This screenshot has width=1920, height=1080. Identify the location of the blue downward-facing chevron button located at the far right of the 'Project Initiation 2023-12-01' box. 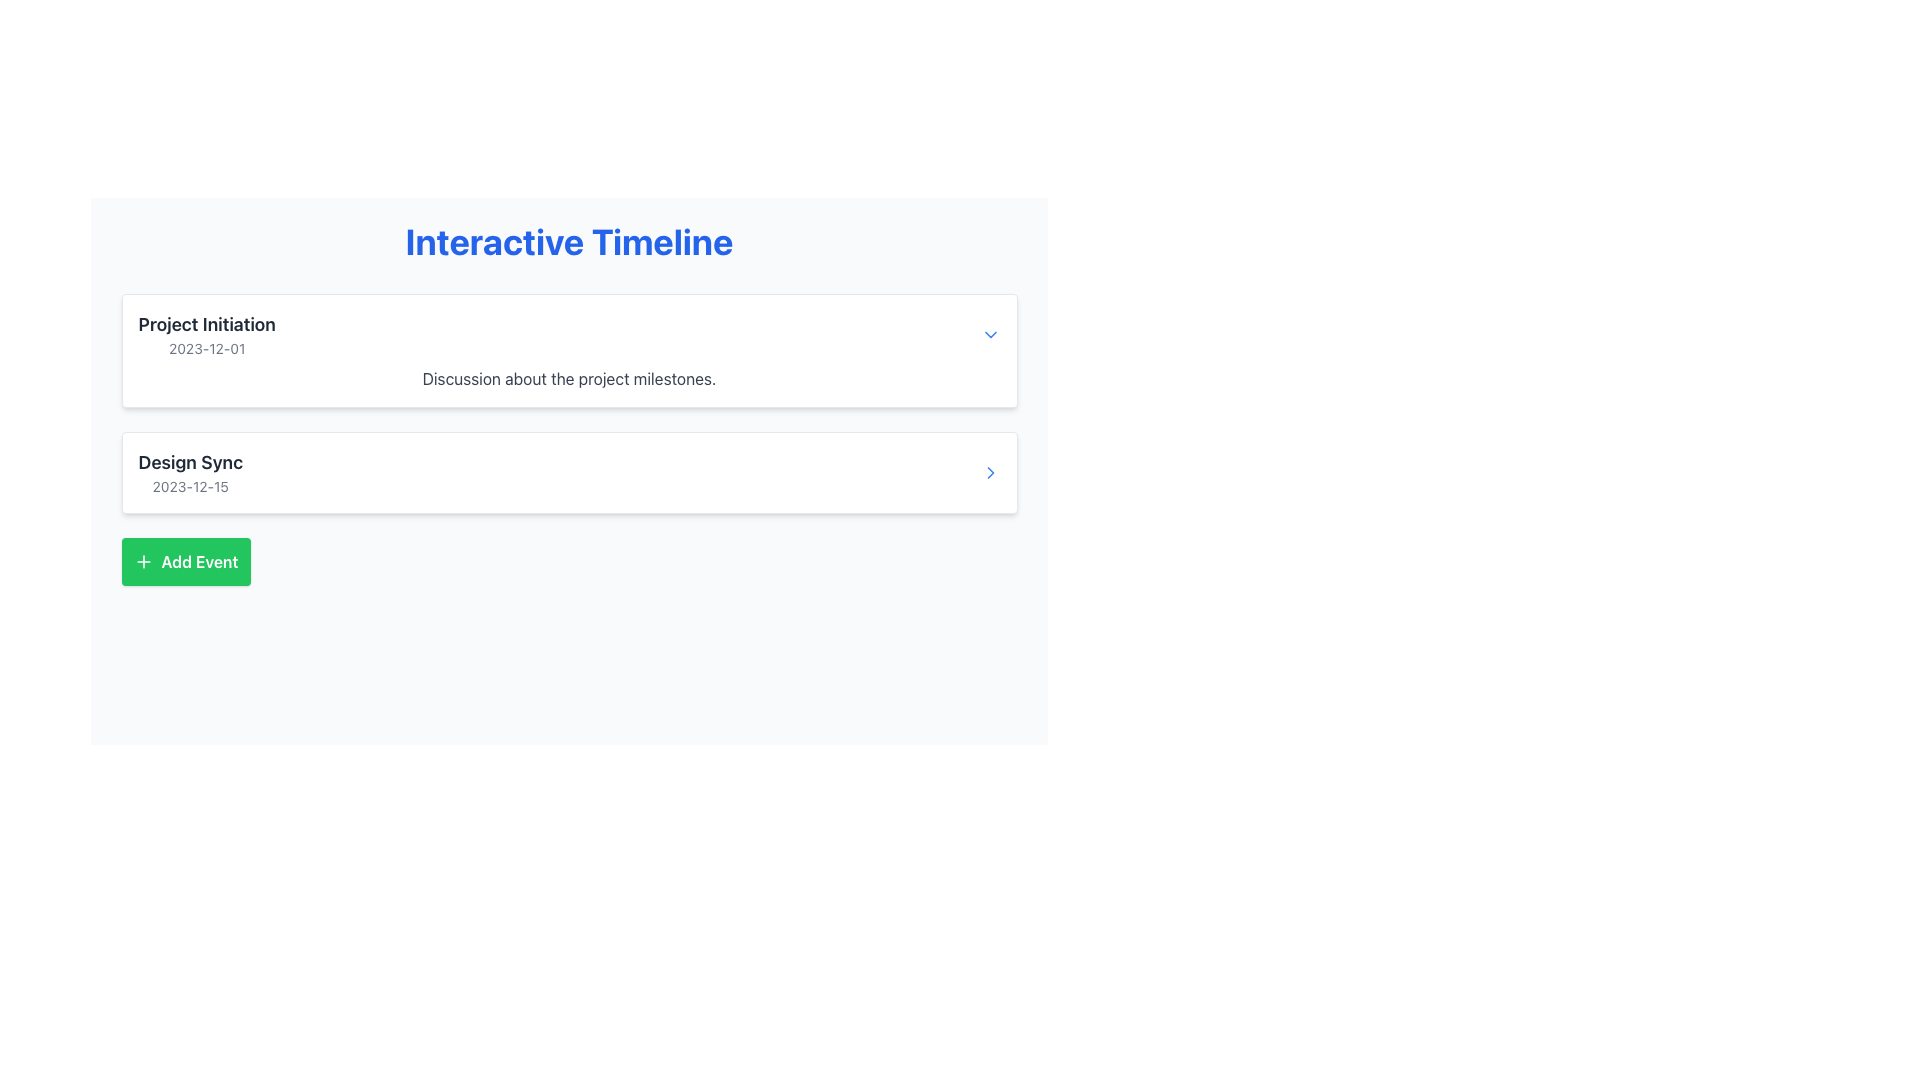
(990, 334).